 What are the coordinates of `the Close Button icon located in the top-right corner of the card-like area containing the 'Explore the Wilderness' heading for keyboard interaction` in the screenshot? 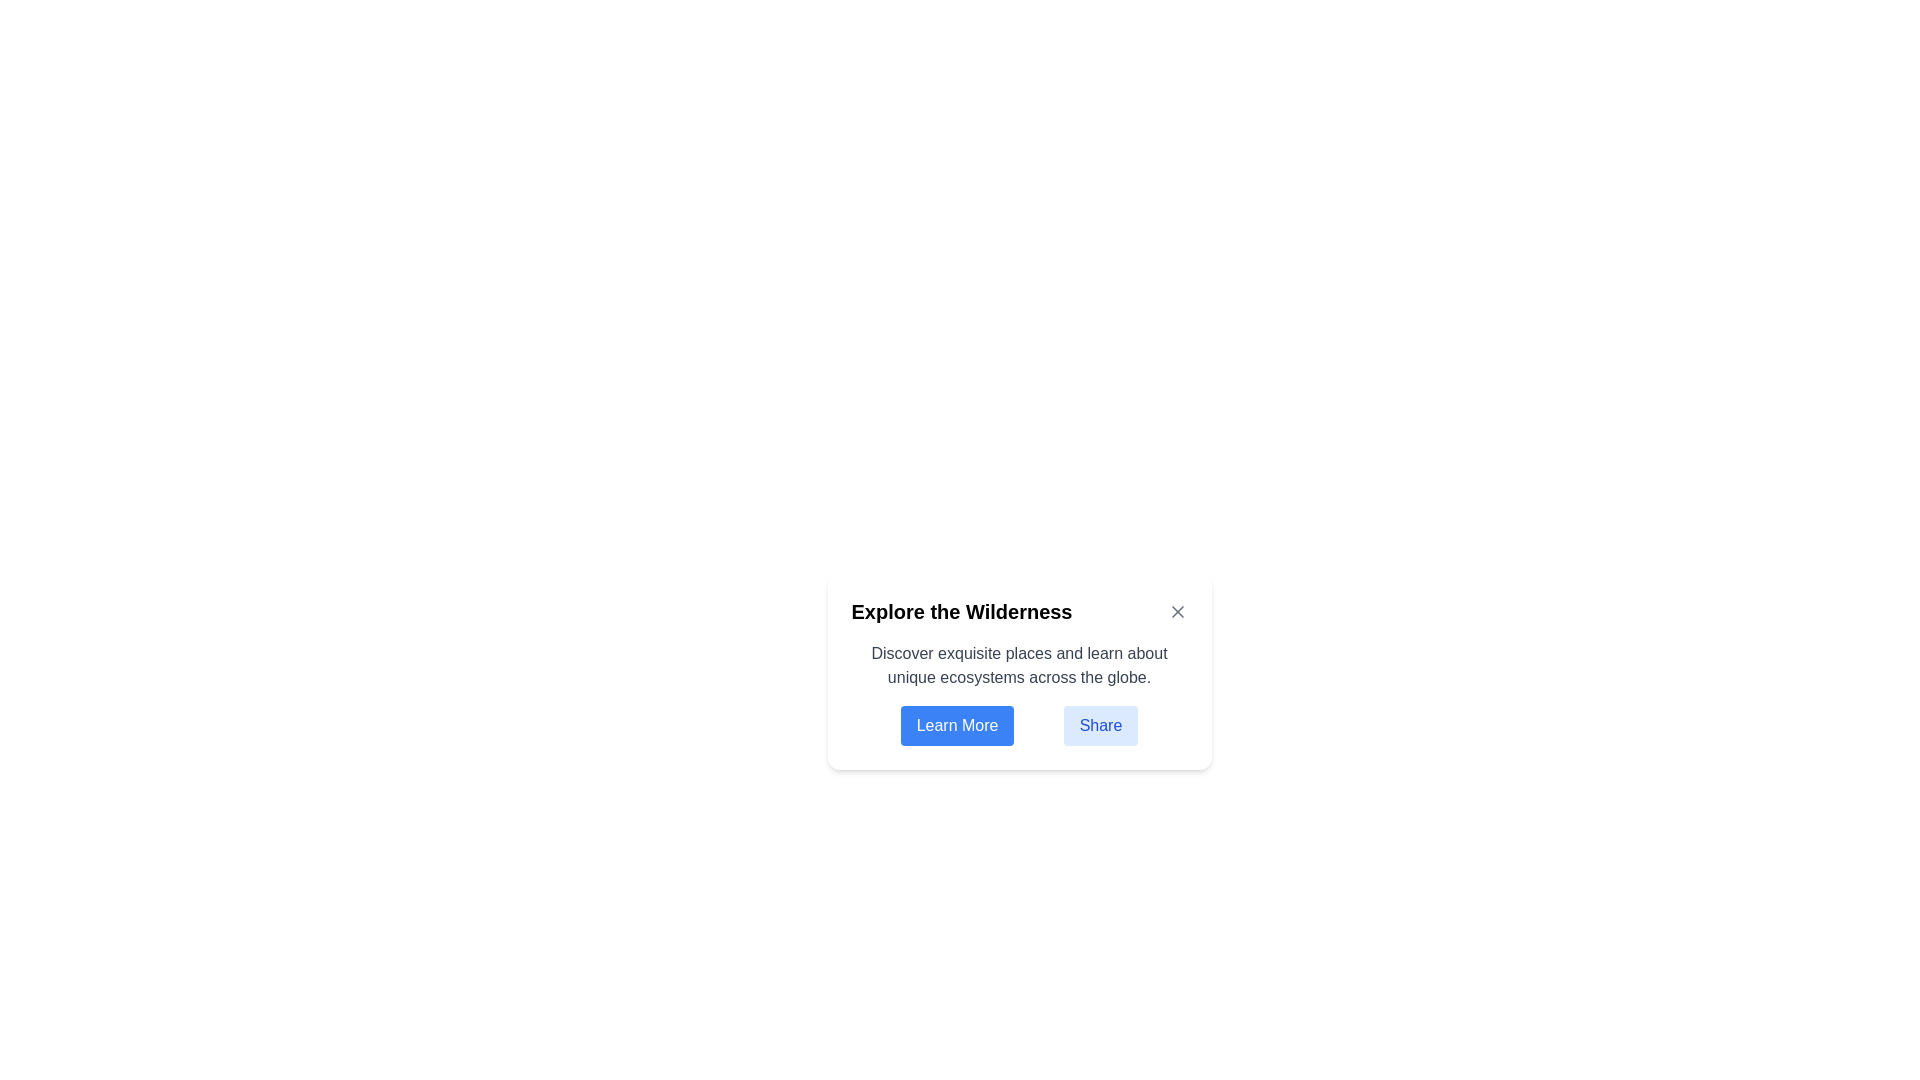 It's located at (1177, 611).